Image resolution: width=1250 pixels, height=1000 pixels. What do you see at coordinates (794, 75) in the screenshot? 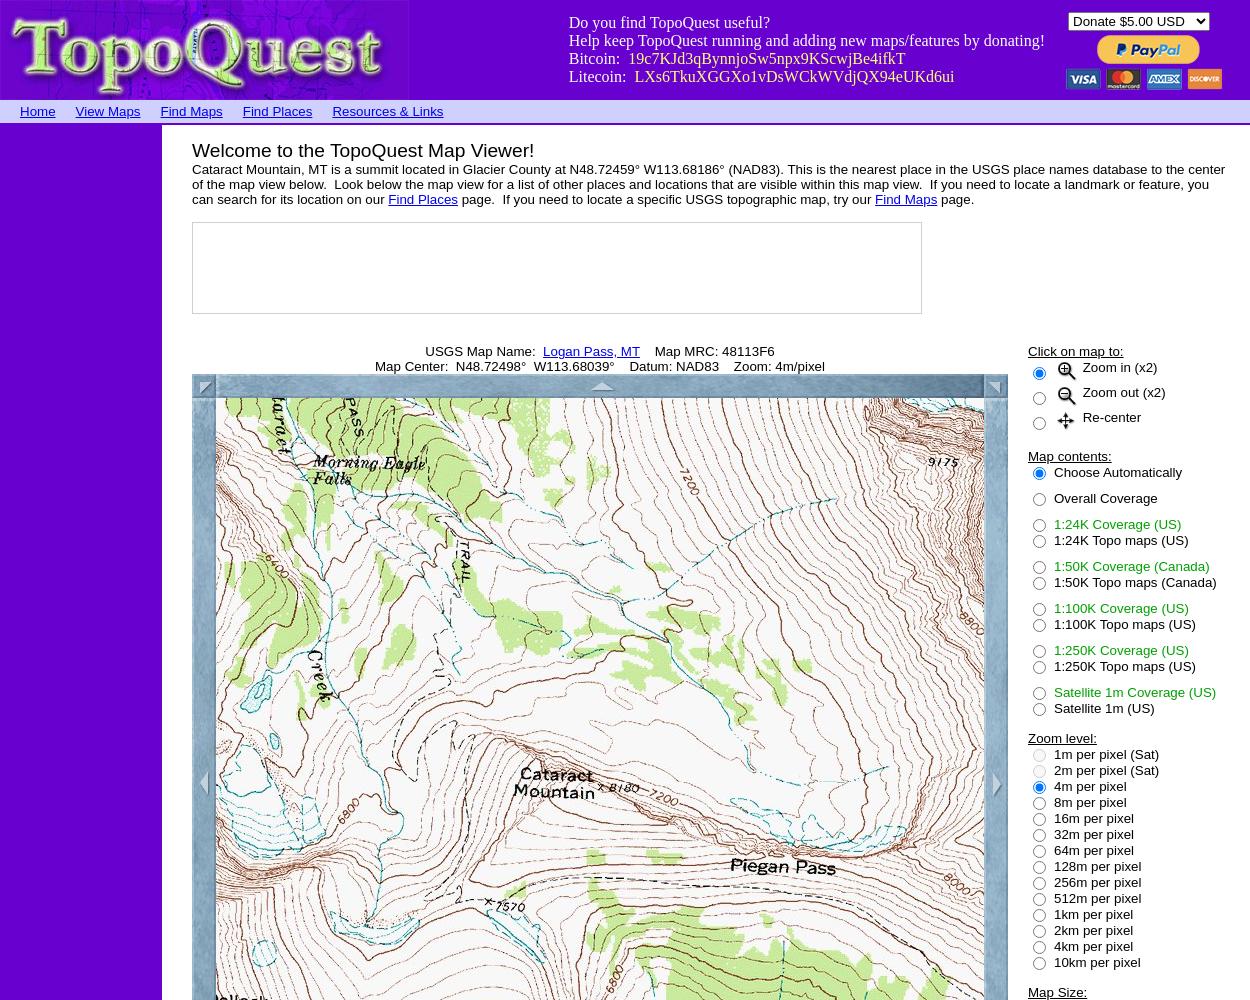
I see `'LXs6TkuXGGXo1vDsWCkWVdjQX94eUKd6ui'` at bounding box center [794, 75].